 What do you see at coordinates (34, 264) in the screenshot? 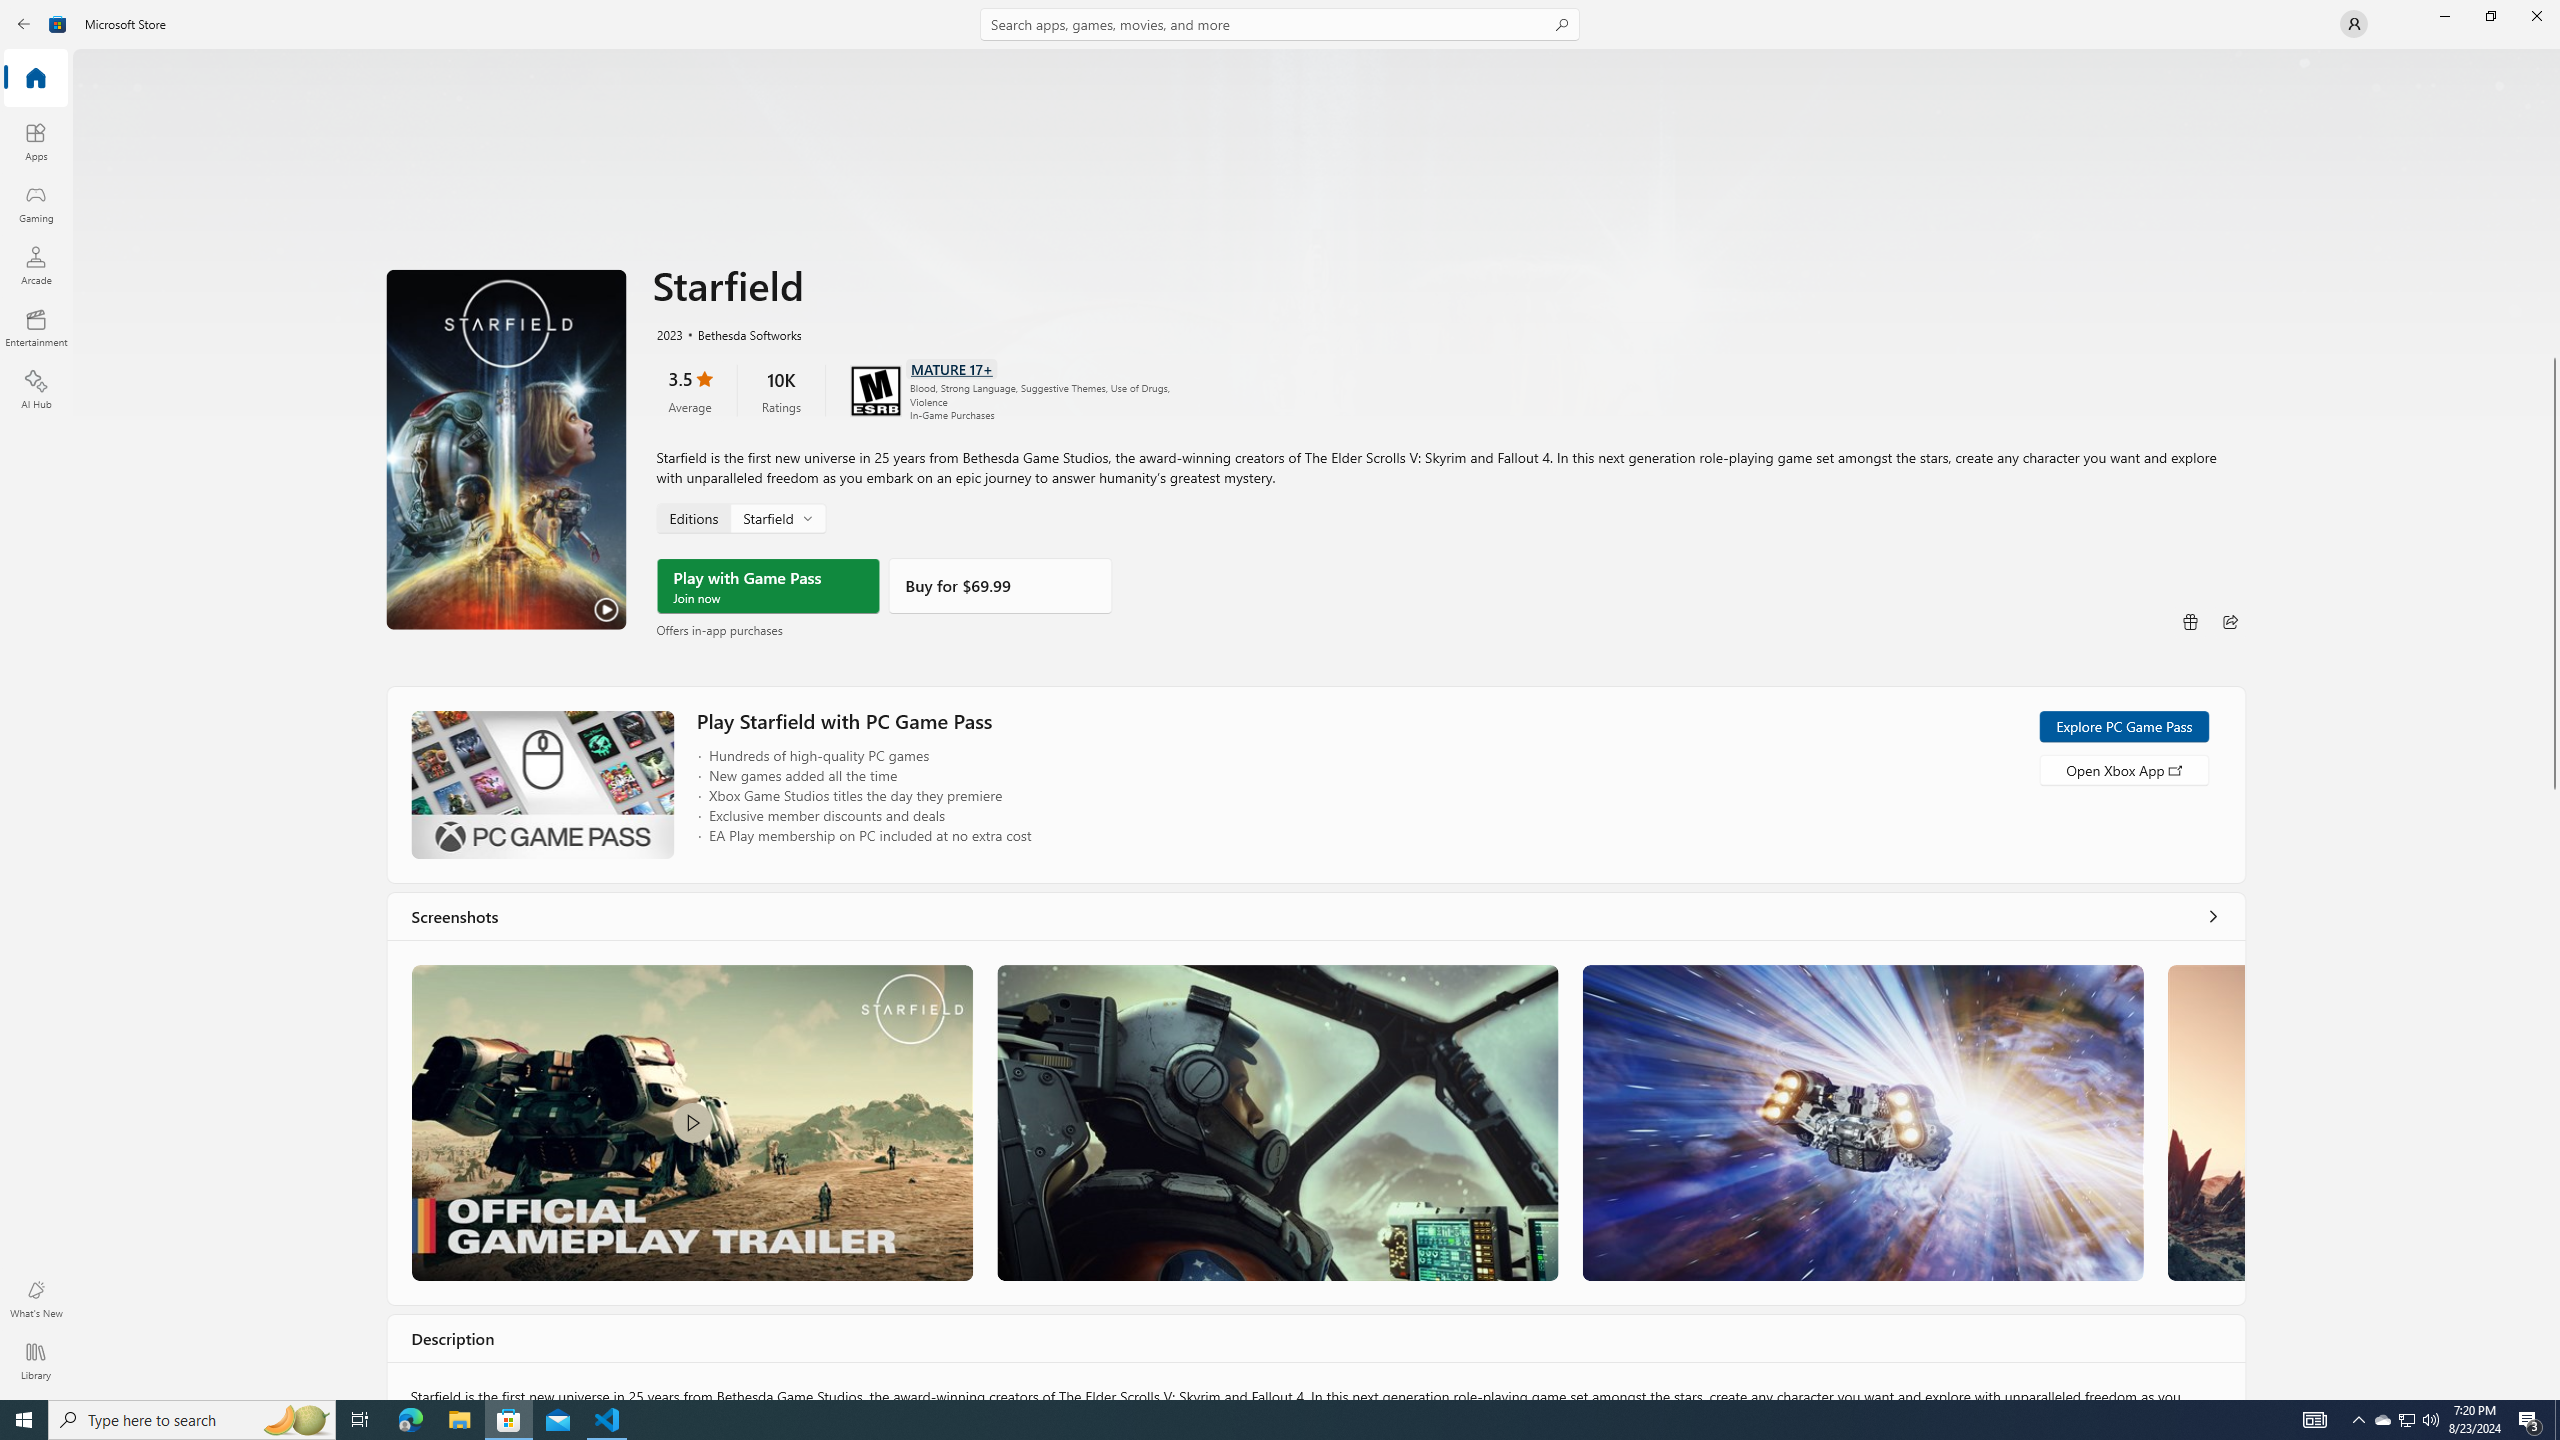
I see `'Arcade'` at bounding box center [34, 264].